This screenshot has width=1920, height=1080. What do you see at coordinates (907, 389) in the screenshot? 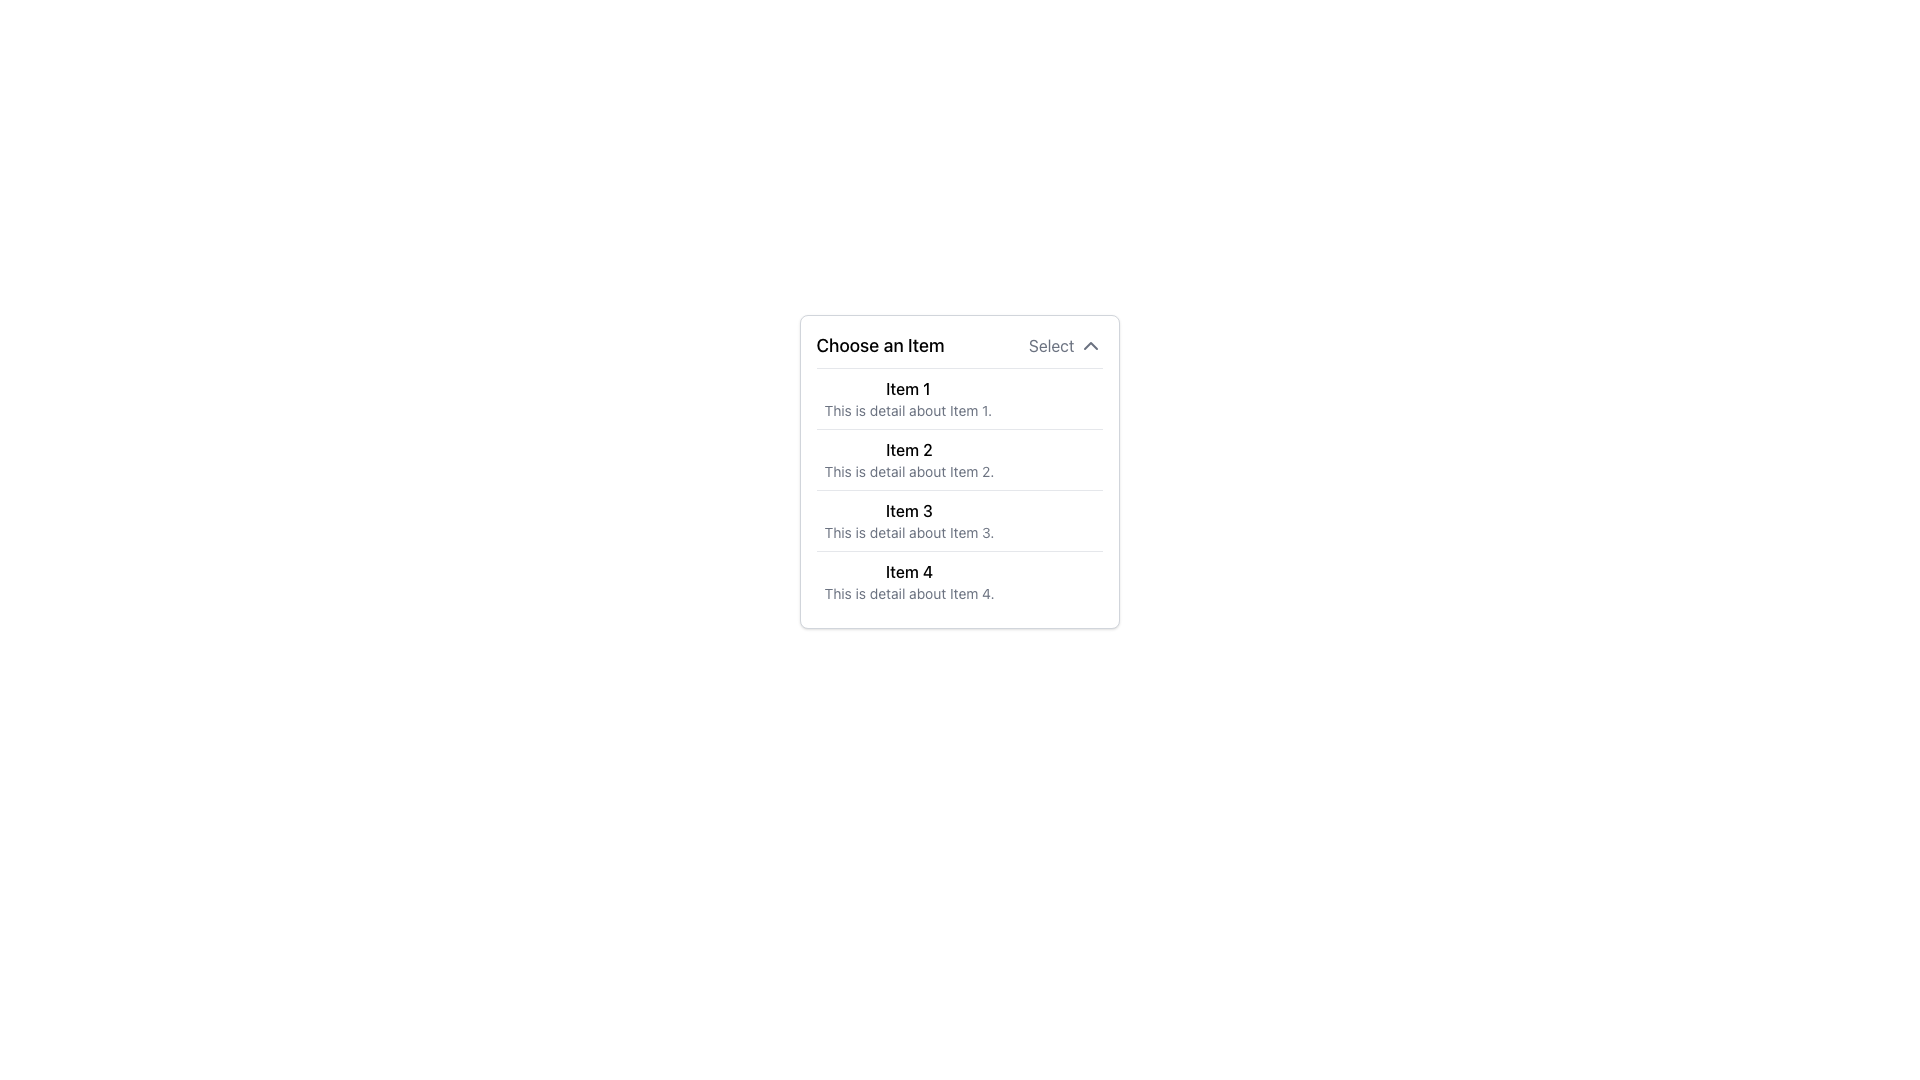
I see `the first item in the list under the heading 'Choose an Item', which serves as a clickable label for interaction` at bounding box center [907, 389].